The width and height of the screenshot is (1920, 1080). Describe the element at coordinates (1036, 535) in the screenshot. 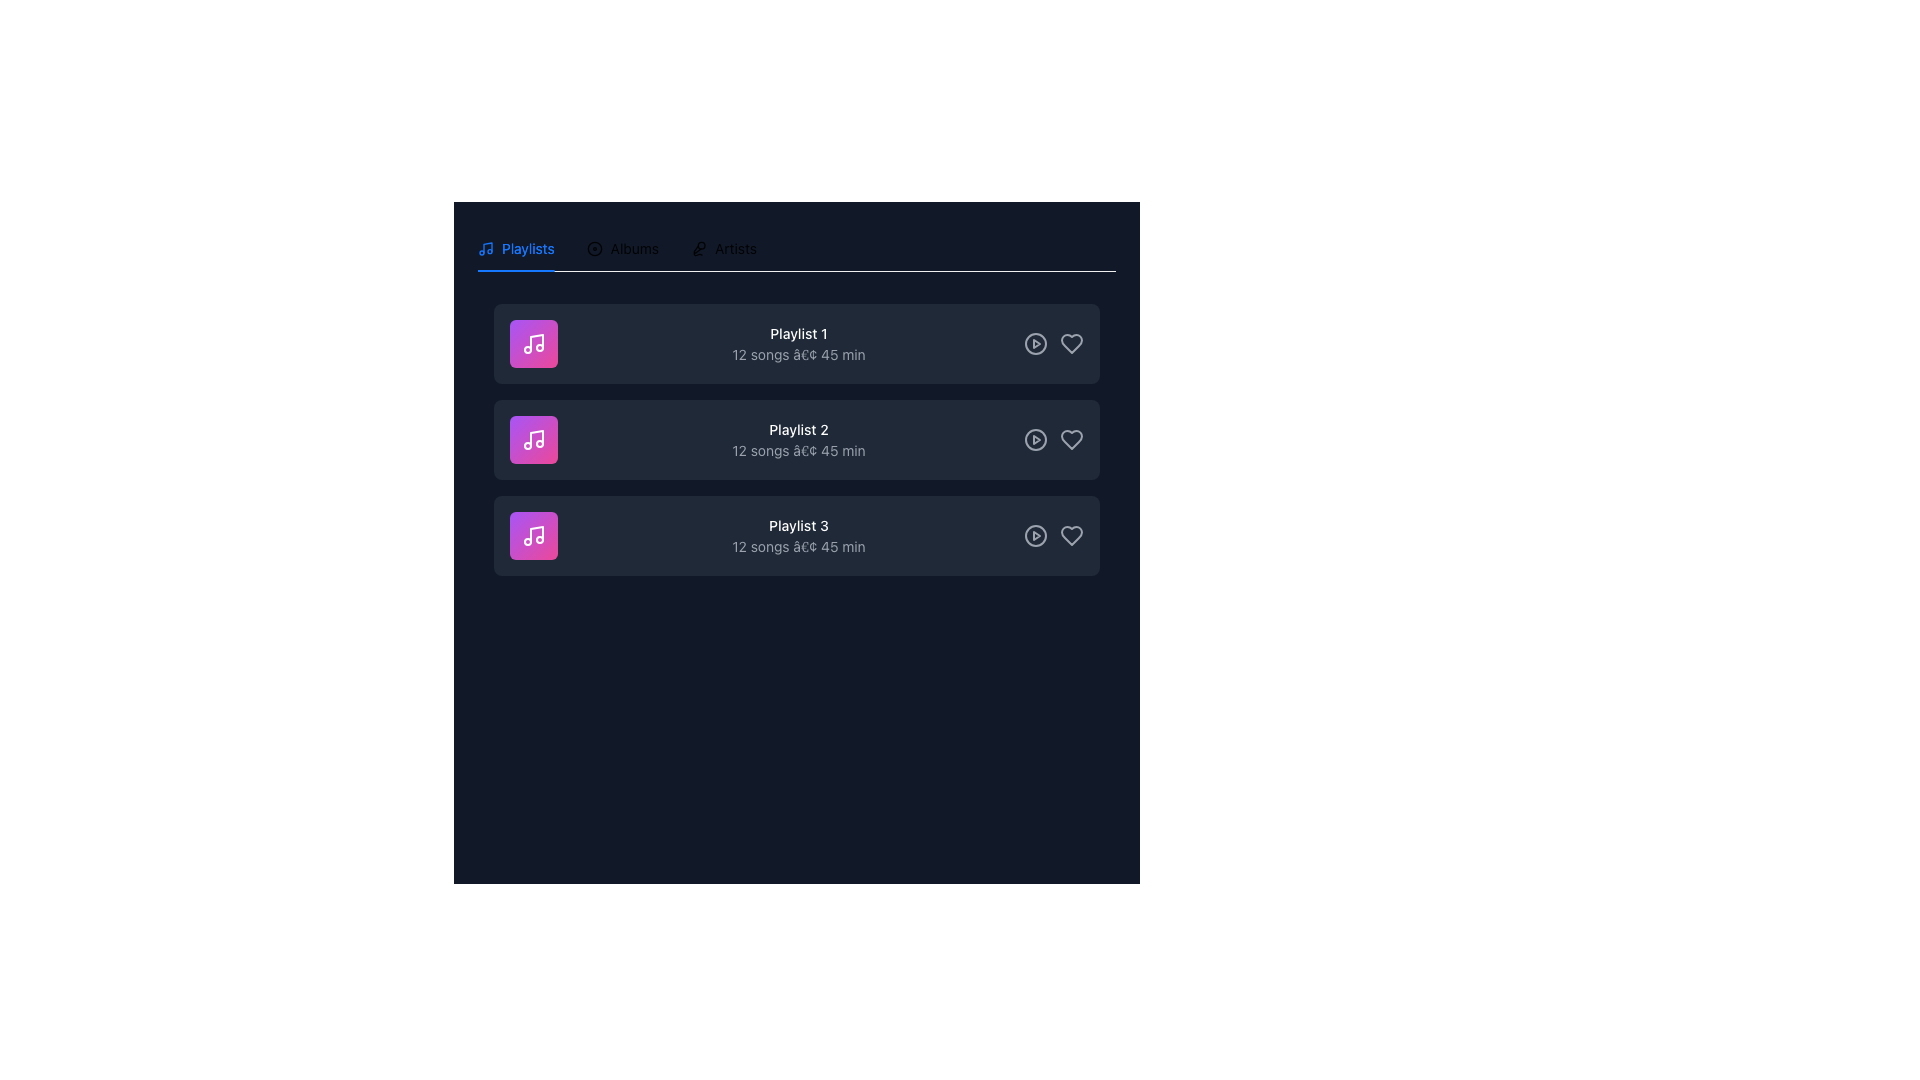

I see `the circular graphical element surrounding the play icon in the third playlist's actions row located at the bottom-right corner` at that location.